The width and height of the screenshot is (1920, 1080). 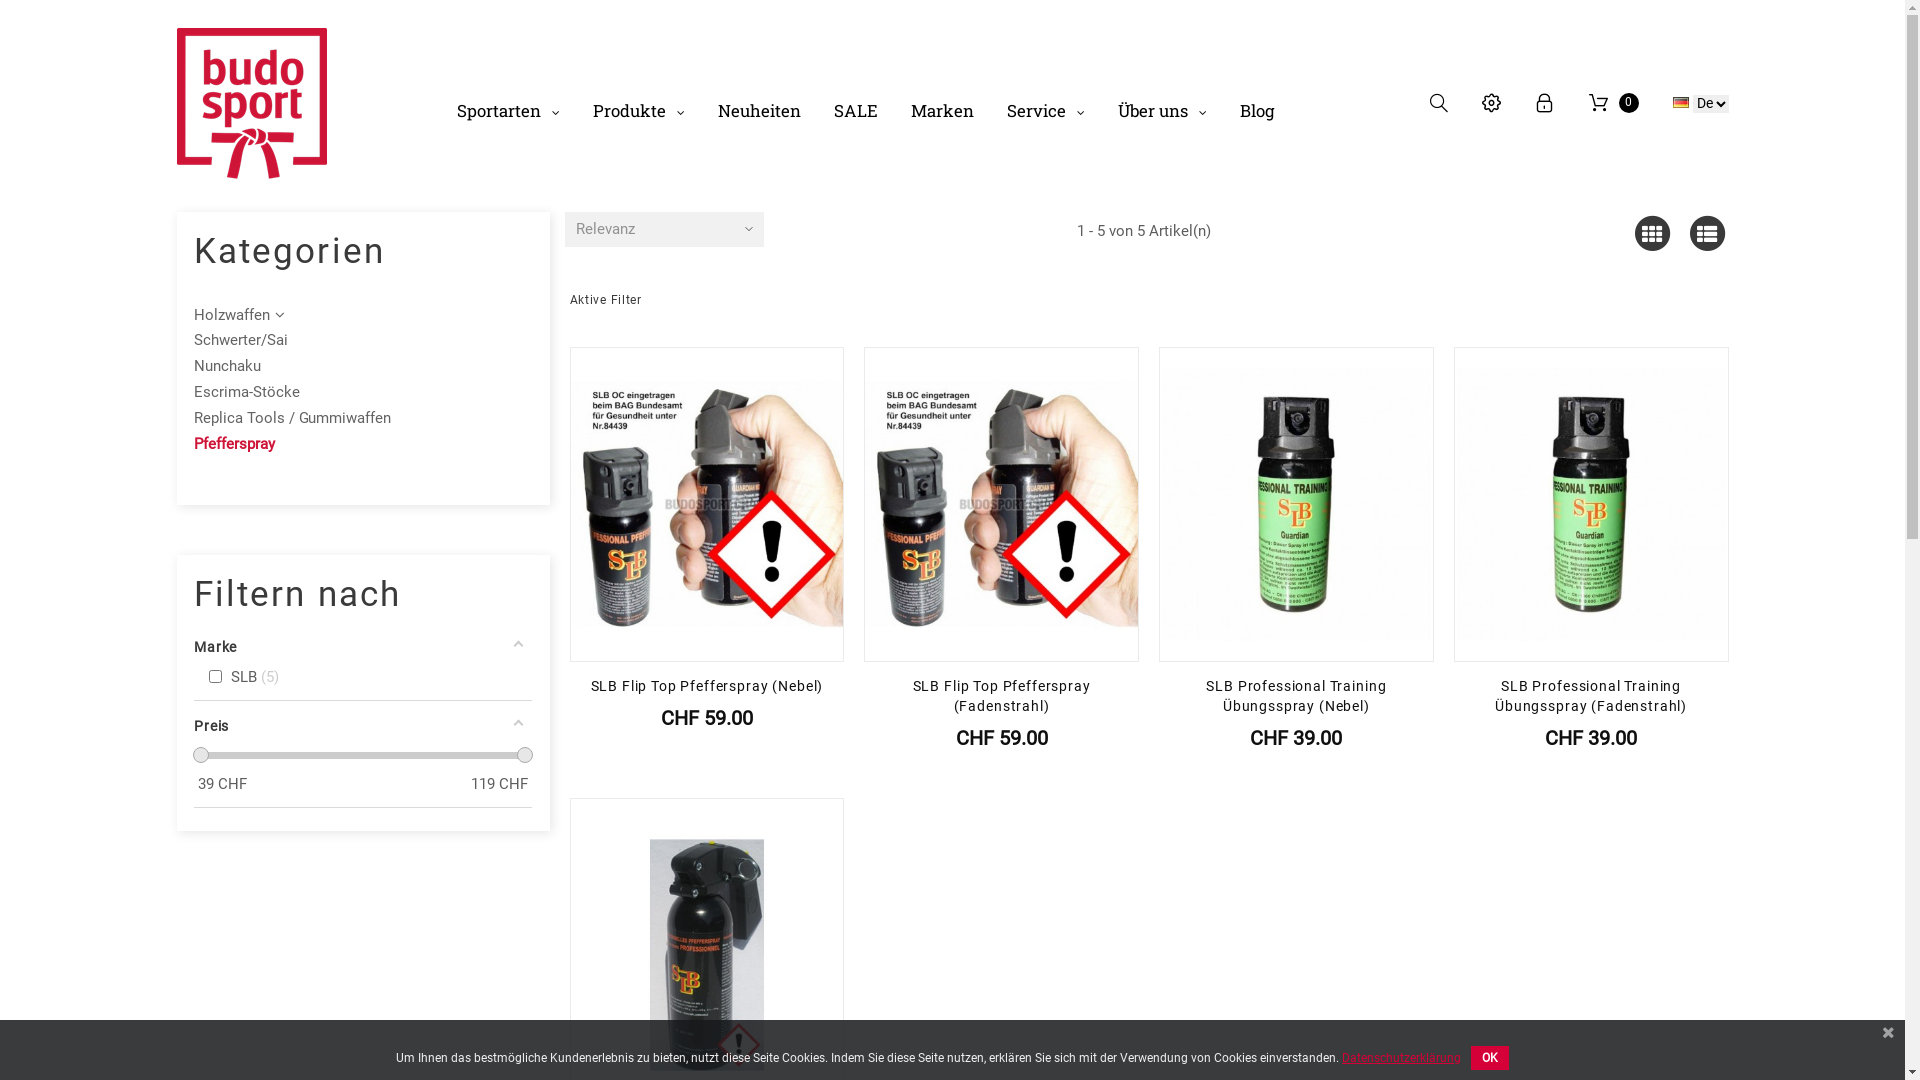 What do you see at coordinates (1045, 111) in the screenshot?
I see `'Service'` at bounding box center [1045, 111].